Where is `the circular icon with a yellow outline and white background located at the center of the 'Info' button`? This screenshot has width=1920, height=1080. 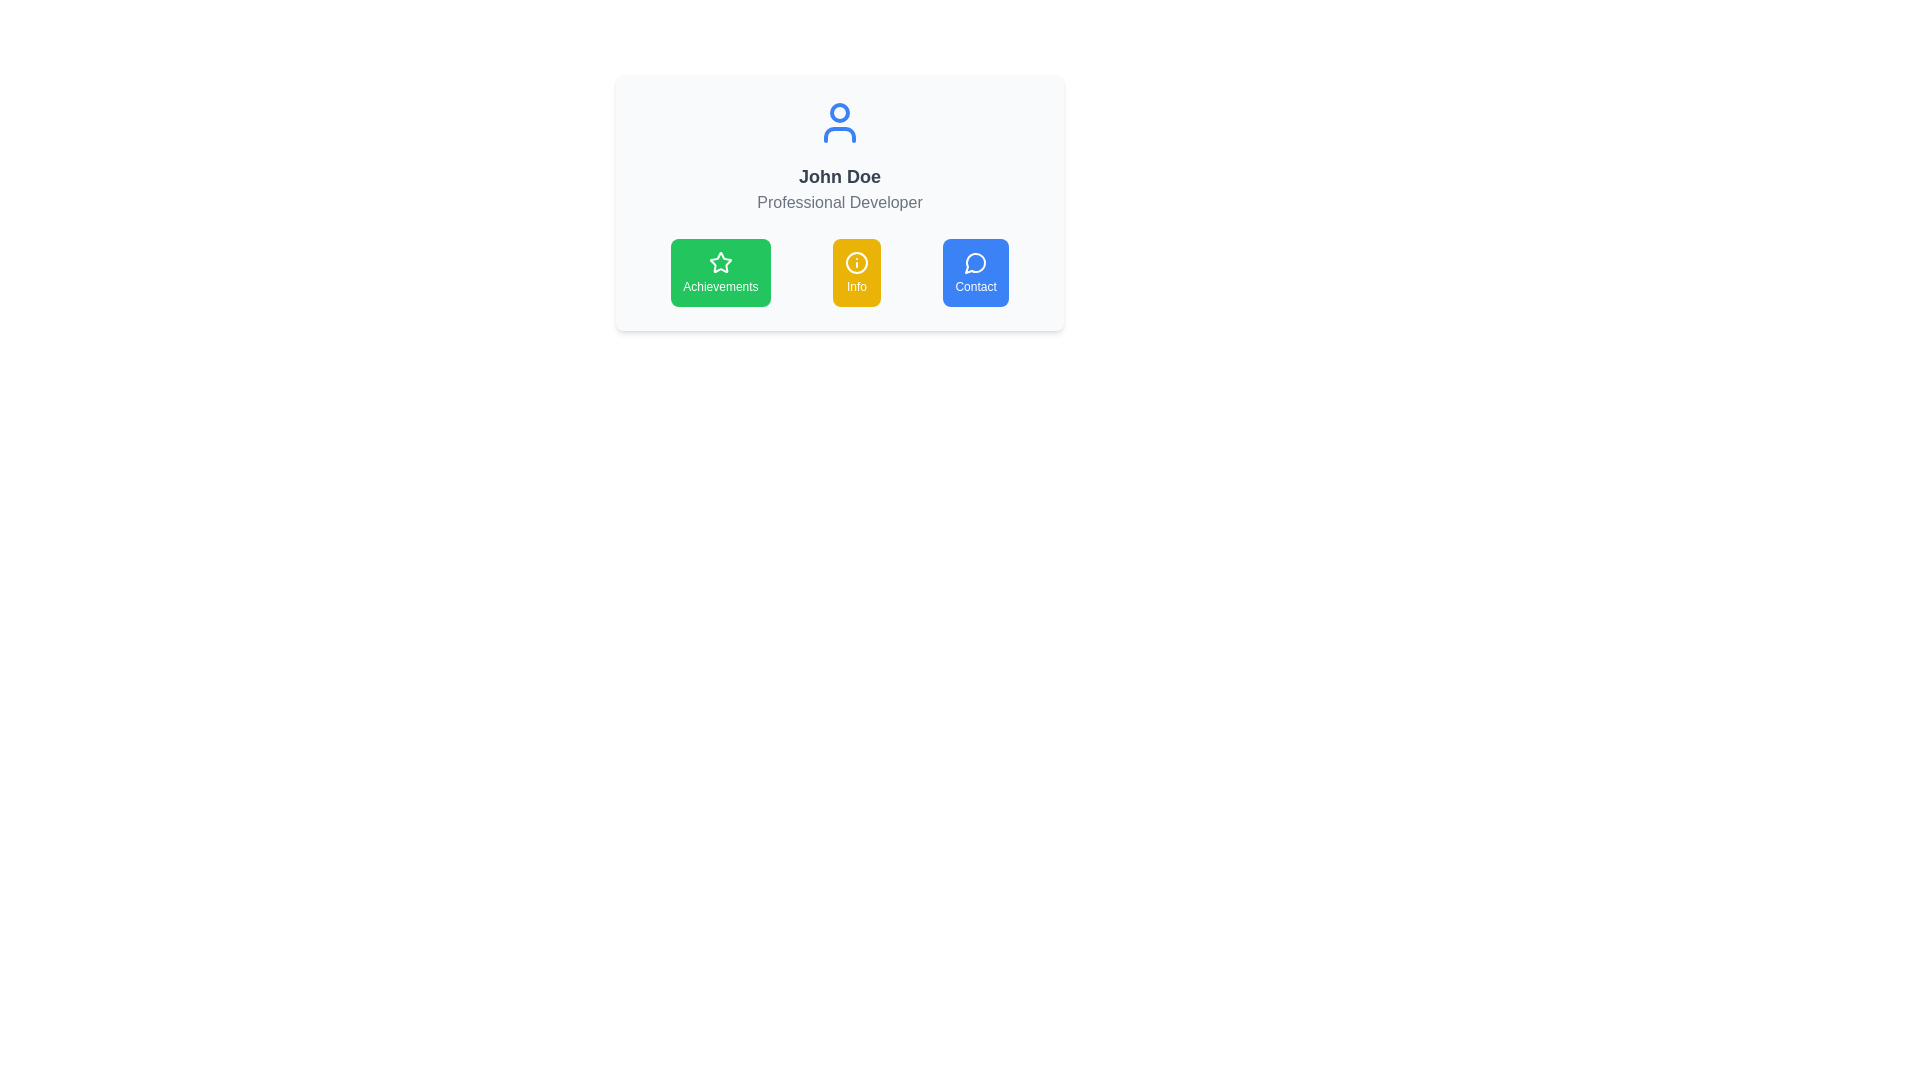
the circular icon with a yellow outline and white background located at the center of the 'Info' button is located at coordinates (857, 261).